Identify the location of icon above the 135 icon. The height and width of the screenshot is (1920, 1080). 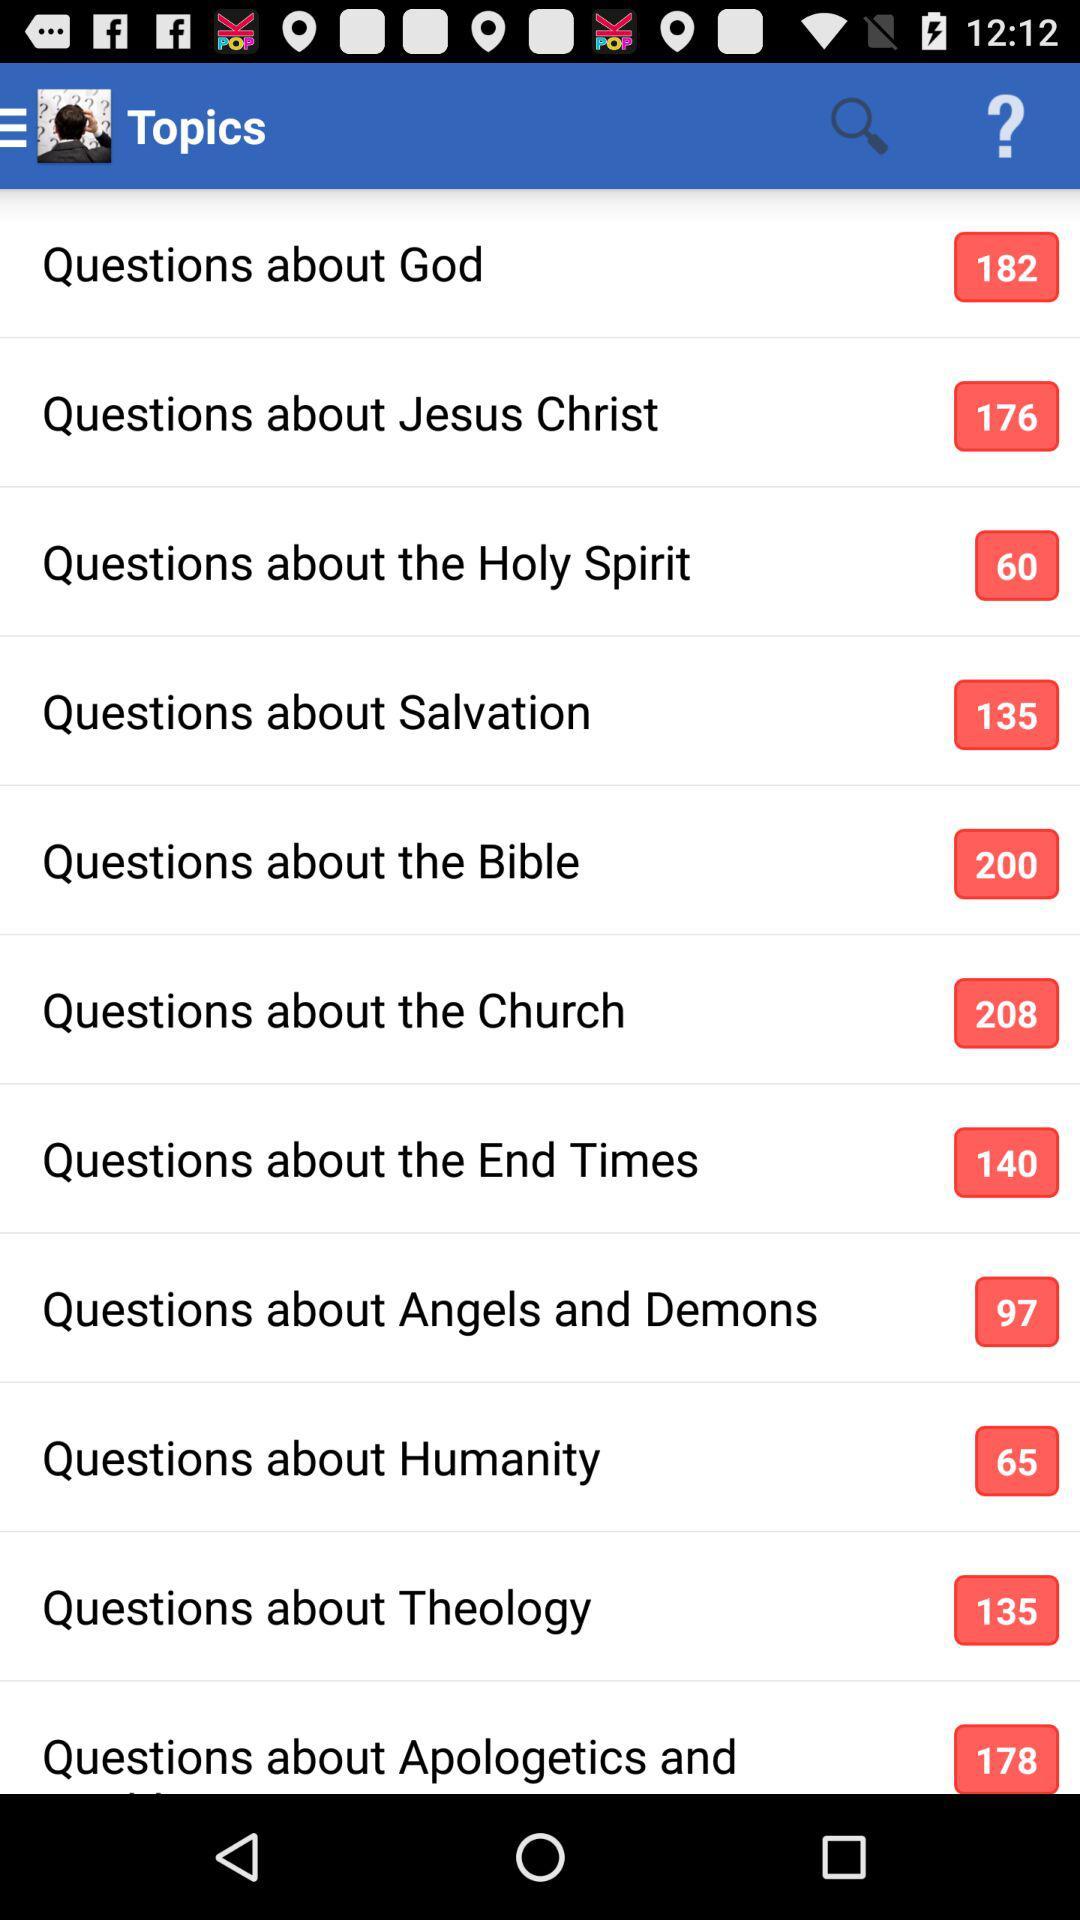
(1017, 1460).